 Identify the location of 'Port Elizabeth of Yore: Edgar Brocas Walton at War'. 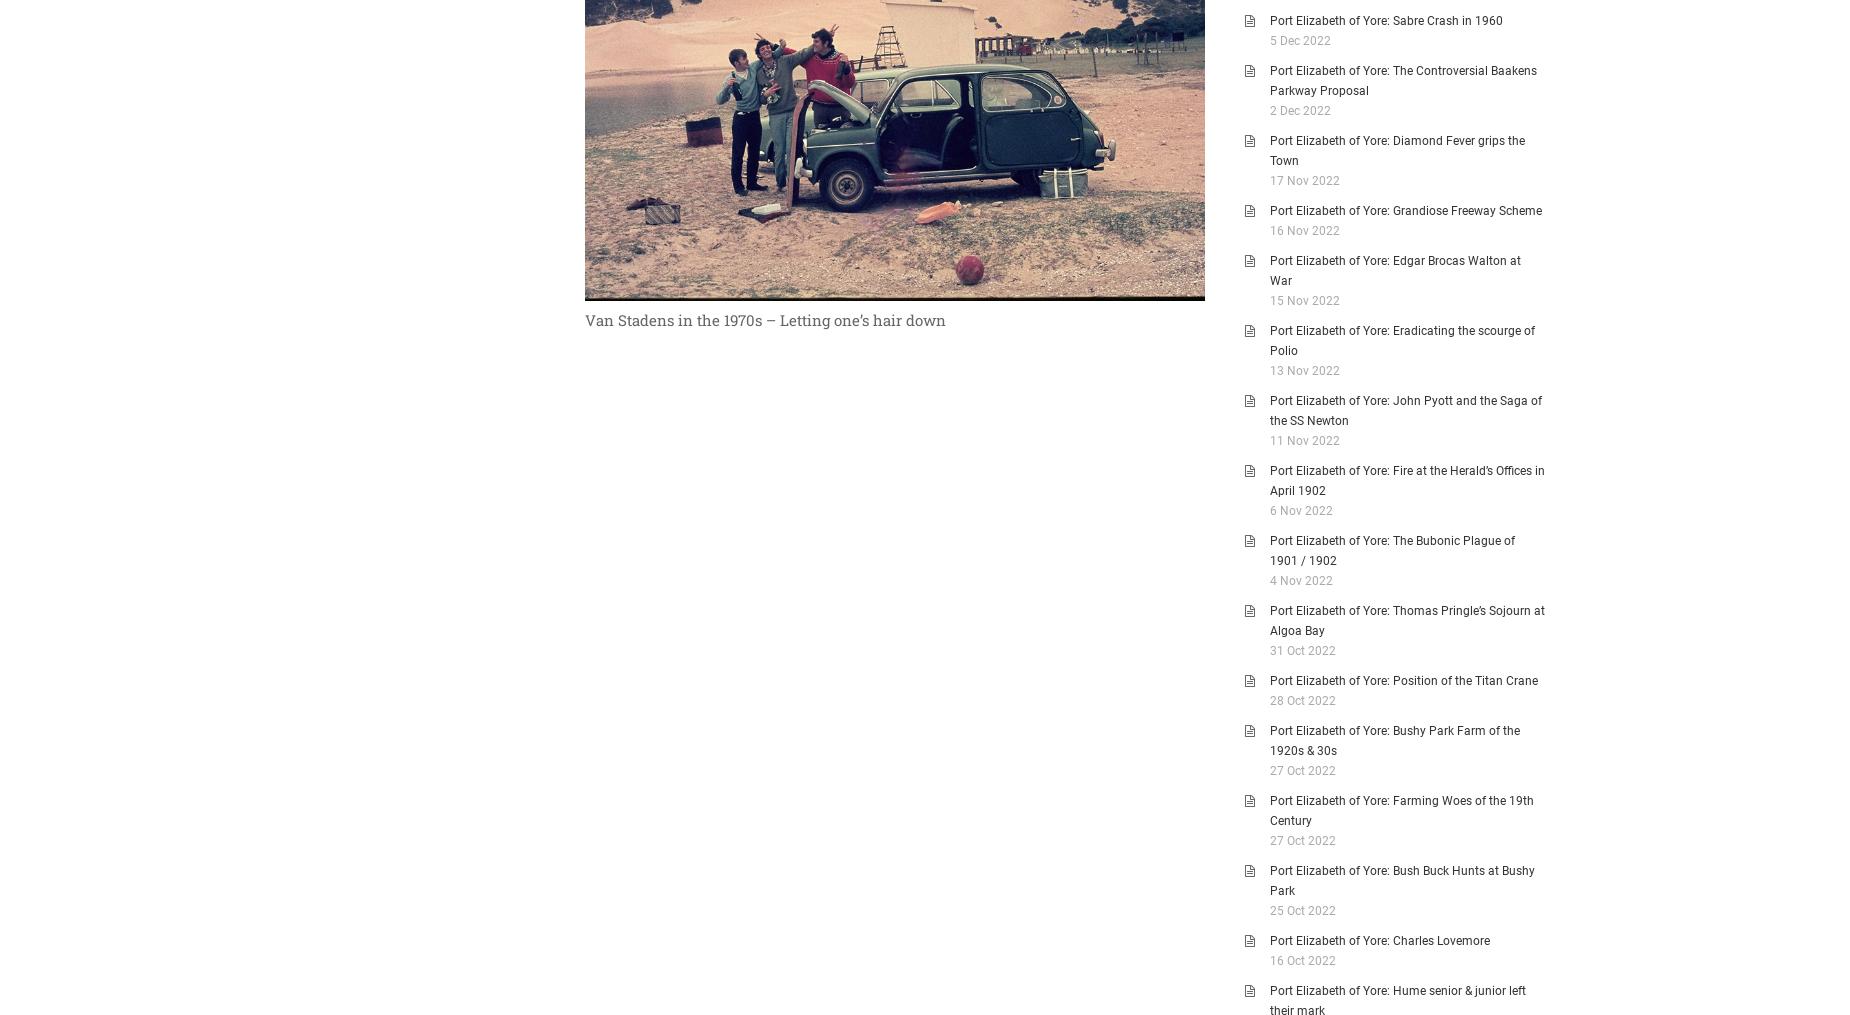
(1395, 271).